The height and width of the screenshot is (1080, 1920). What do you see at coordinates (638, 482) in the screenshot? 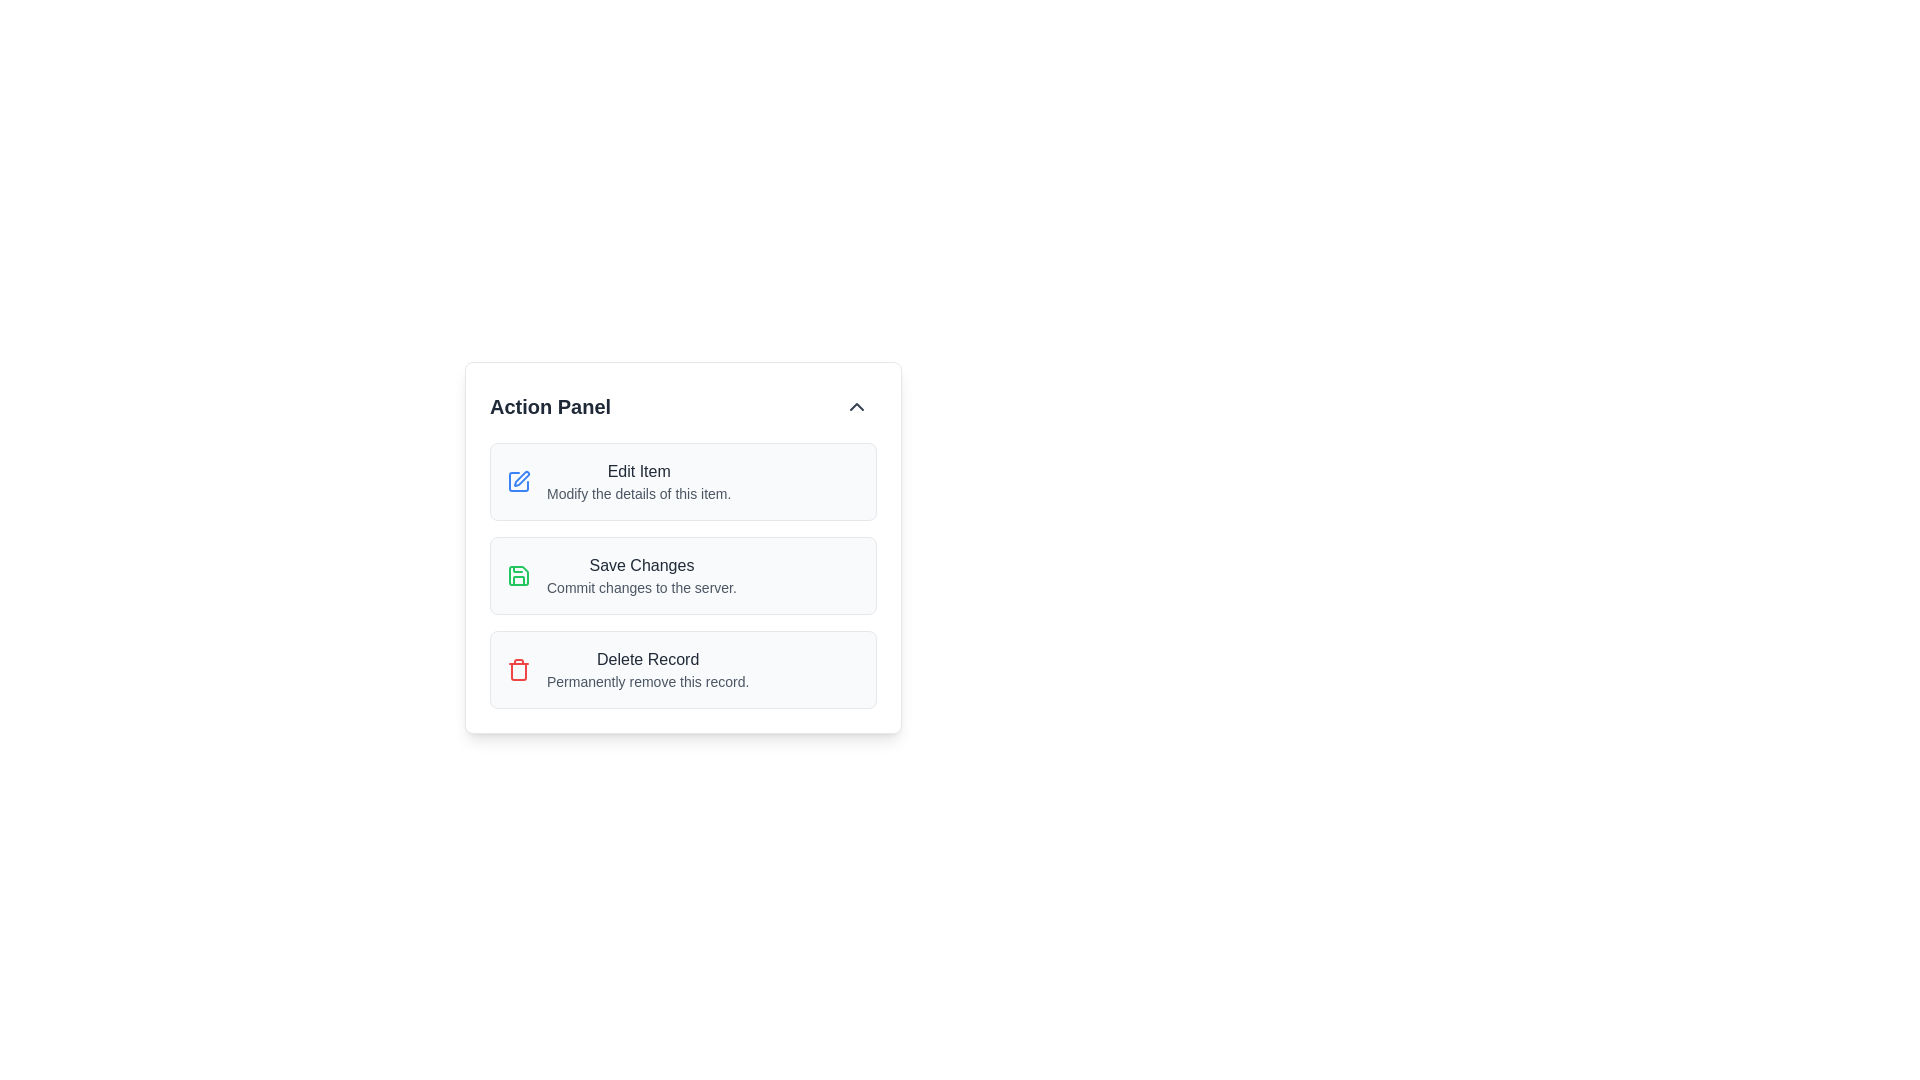
I see `the 'Edit Item' section which includes the title and description, located within the first card of the action panel` at bounding box center [638, 482].